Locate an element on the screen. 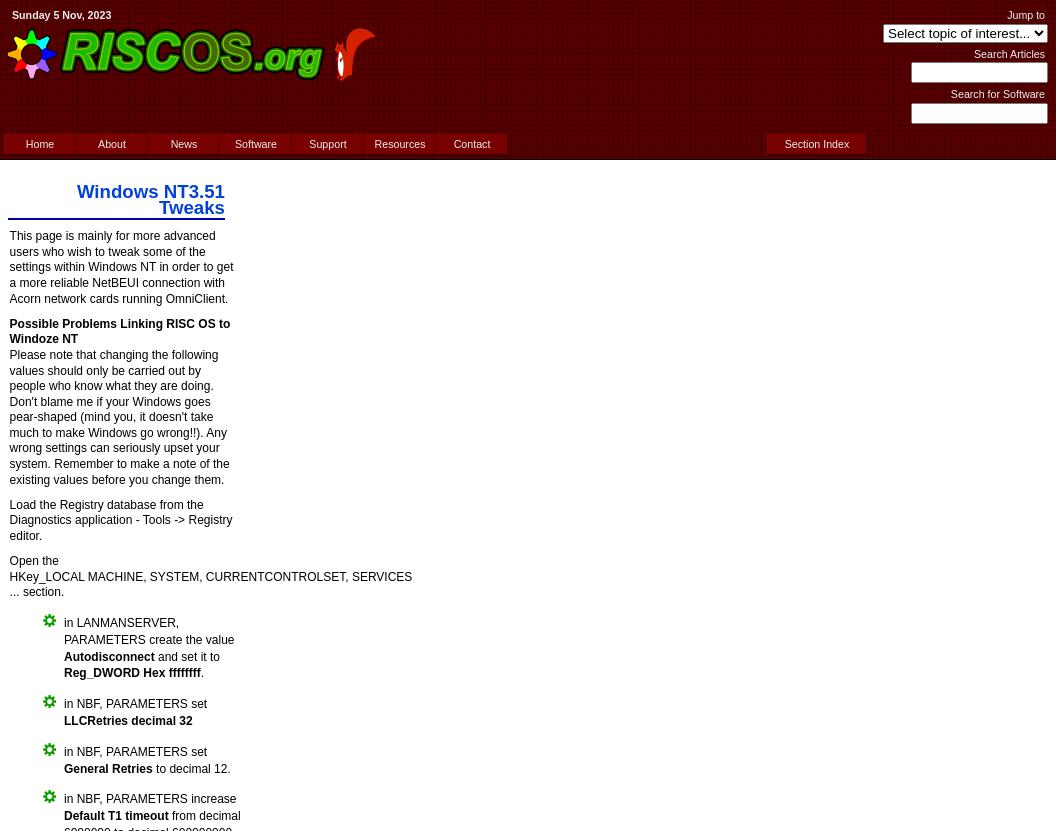 The width and height of the screenshot is (1056, 831). 'Open the' is located at coordinates (33, 561).